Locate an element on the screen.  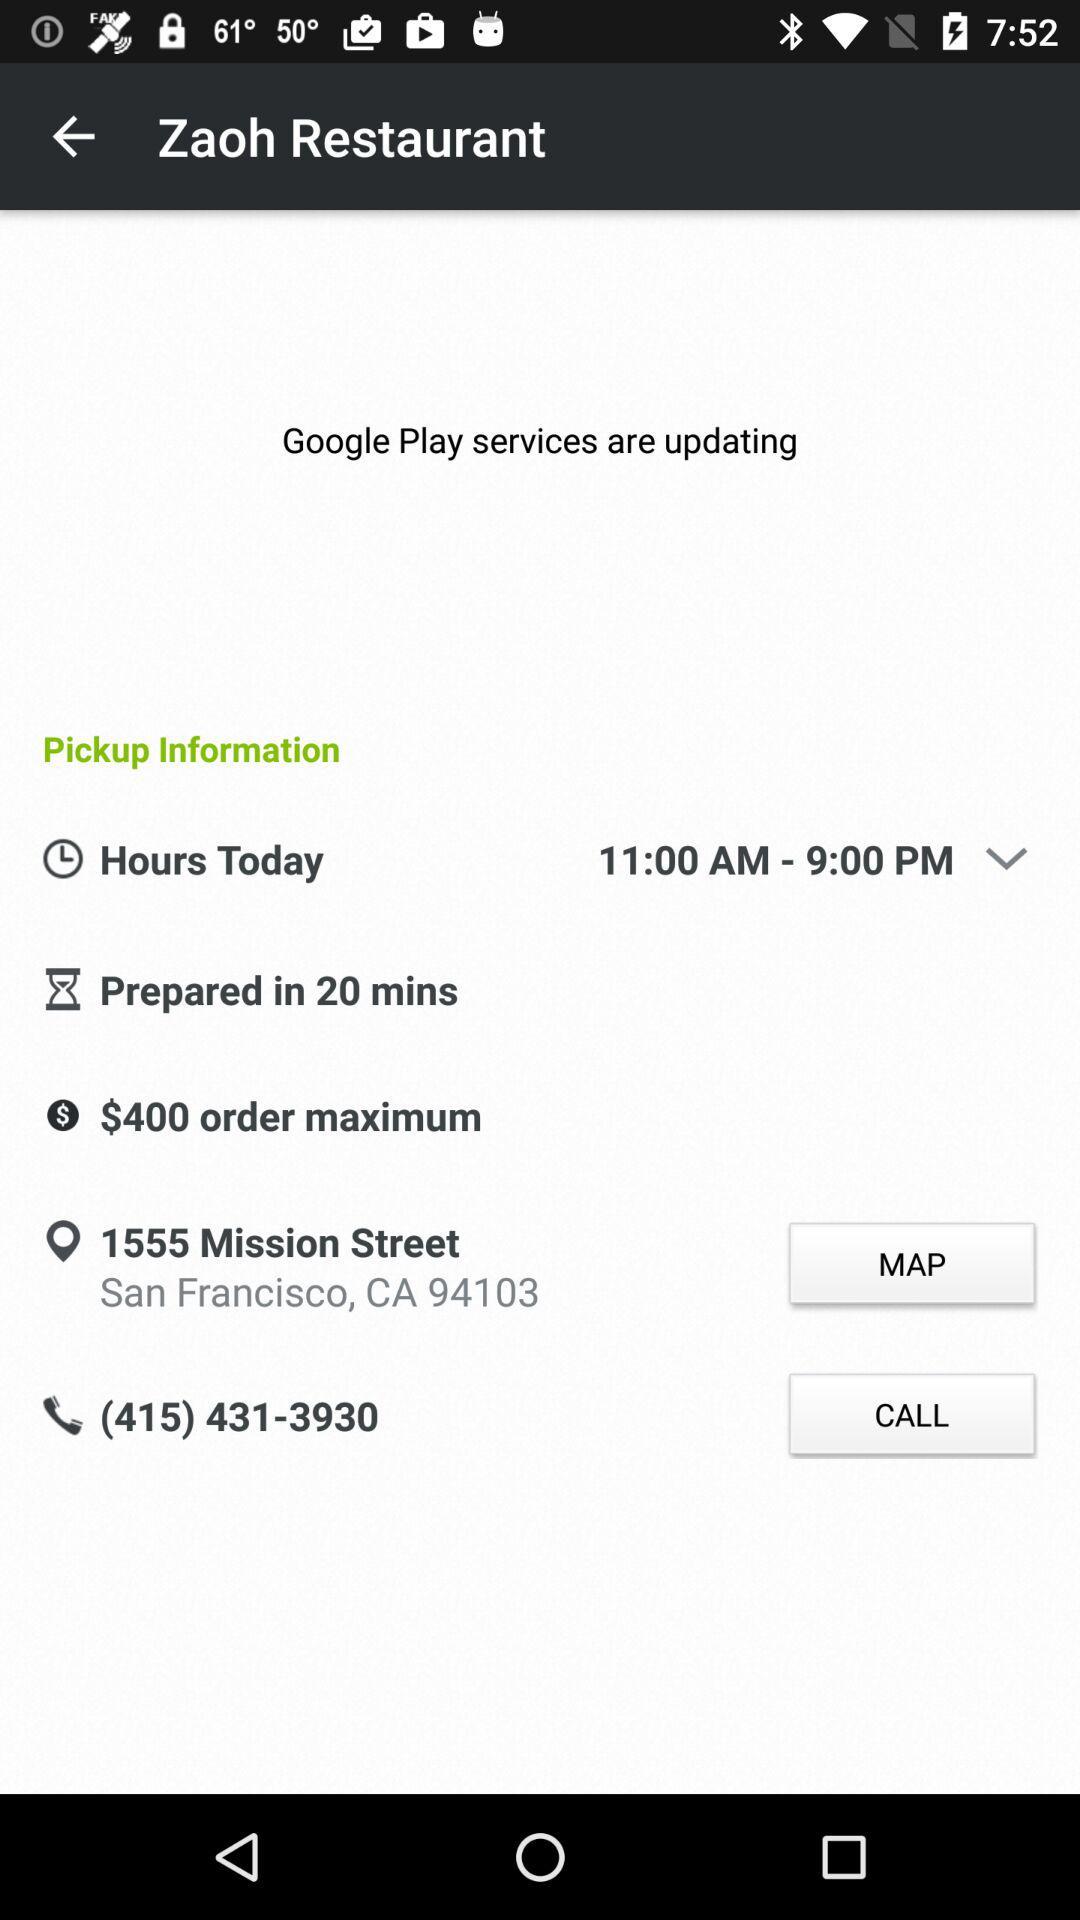
item below the $400 order maximum item is located at coordinates (279, 1242).